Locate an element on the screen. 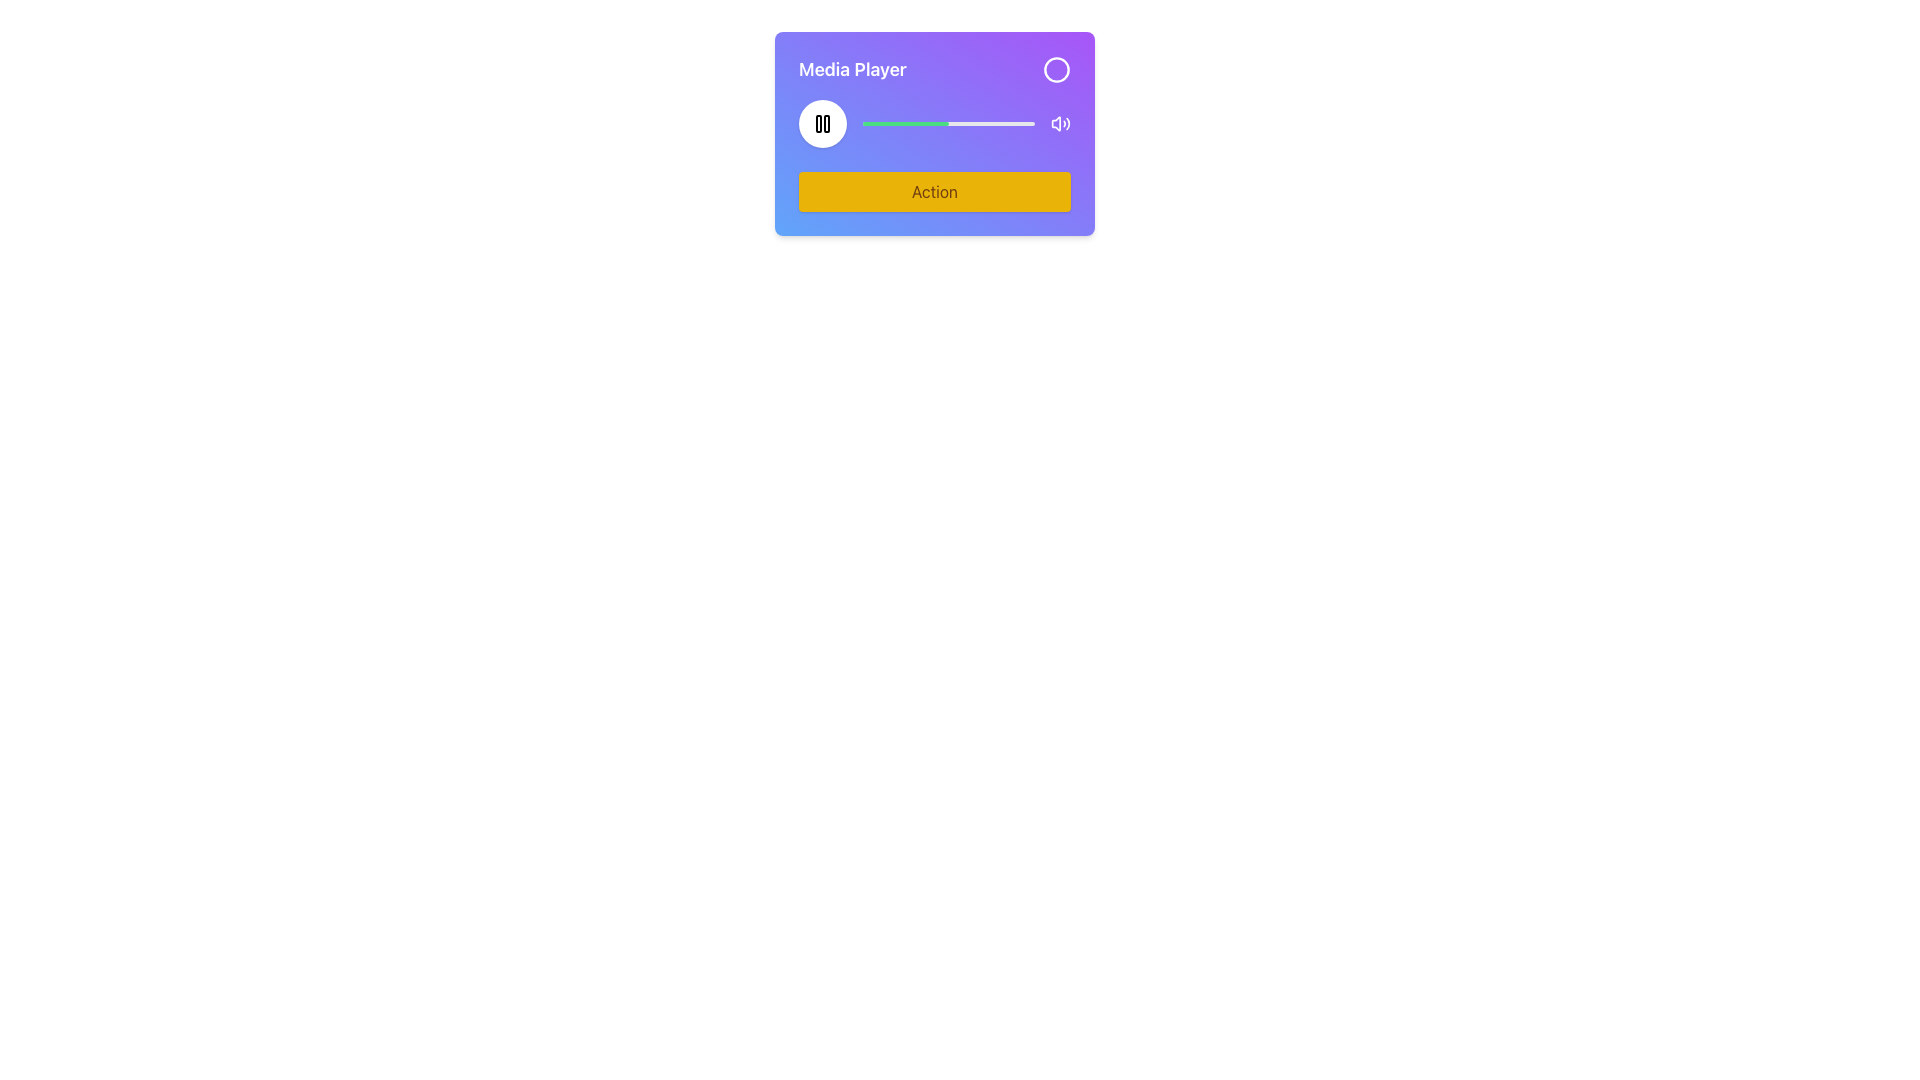 Image resolution: width=1920 pixels, height=1080 pixels. audio volume icon's outer wave graphic element, which is a curved line styled as an arc representing sound waves, located in the top-right section of the media player interface is located at coordinates (1067, 123).